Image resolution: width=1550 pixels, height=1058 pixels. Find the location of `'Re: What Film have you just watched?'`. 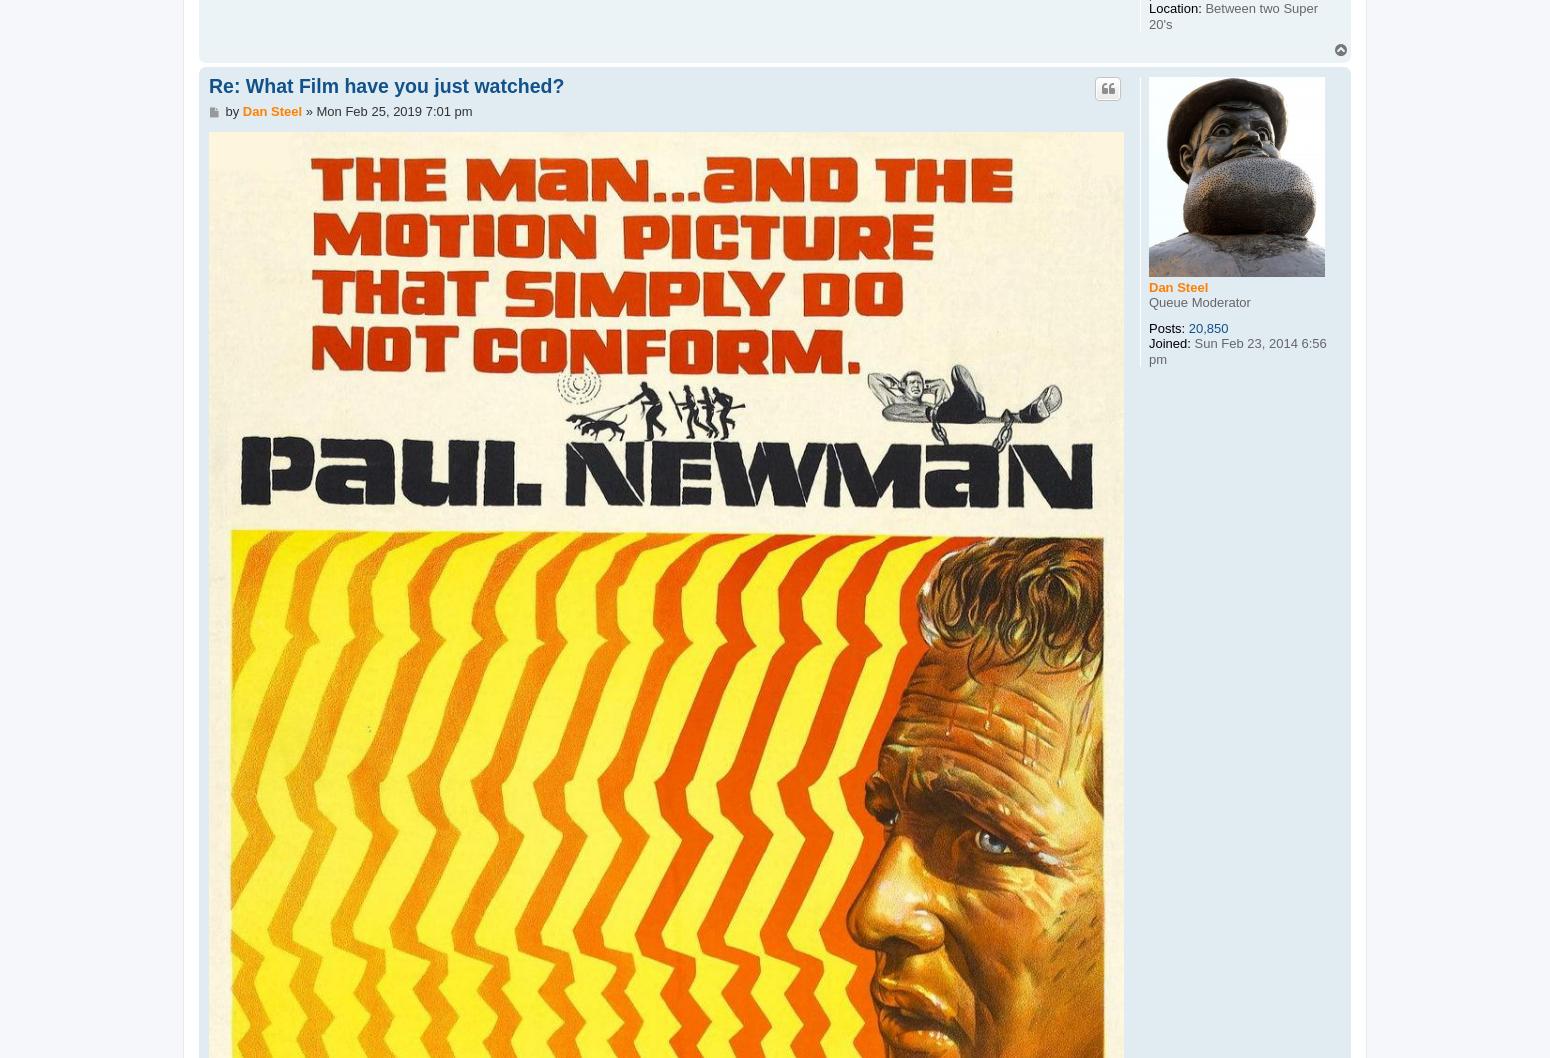

'Re: What Film have you just watched?' is located at coordinates (385, 84).